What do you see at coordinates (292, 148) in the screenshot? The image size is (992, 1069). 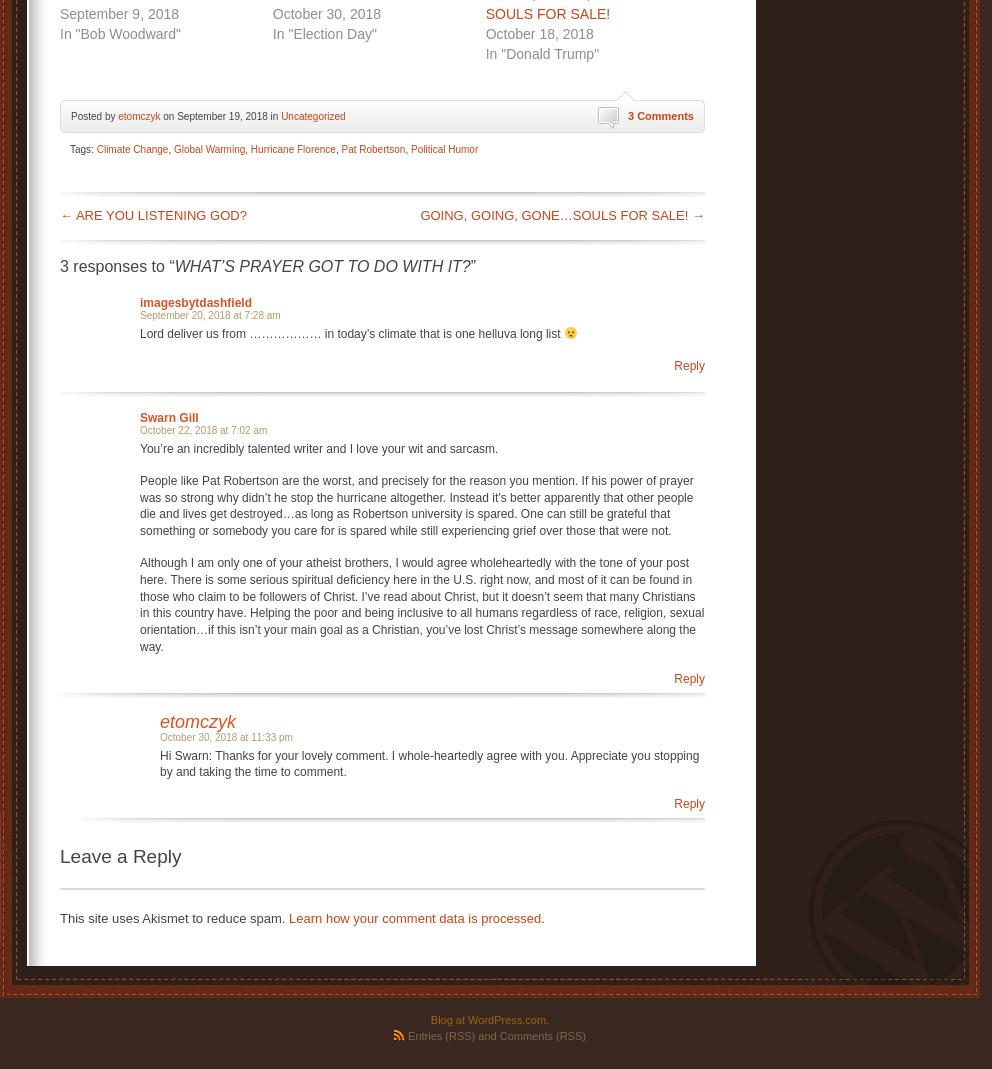 I see `'Hurricane Florence'` at bounding box center [292, 148].